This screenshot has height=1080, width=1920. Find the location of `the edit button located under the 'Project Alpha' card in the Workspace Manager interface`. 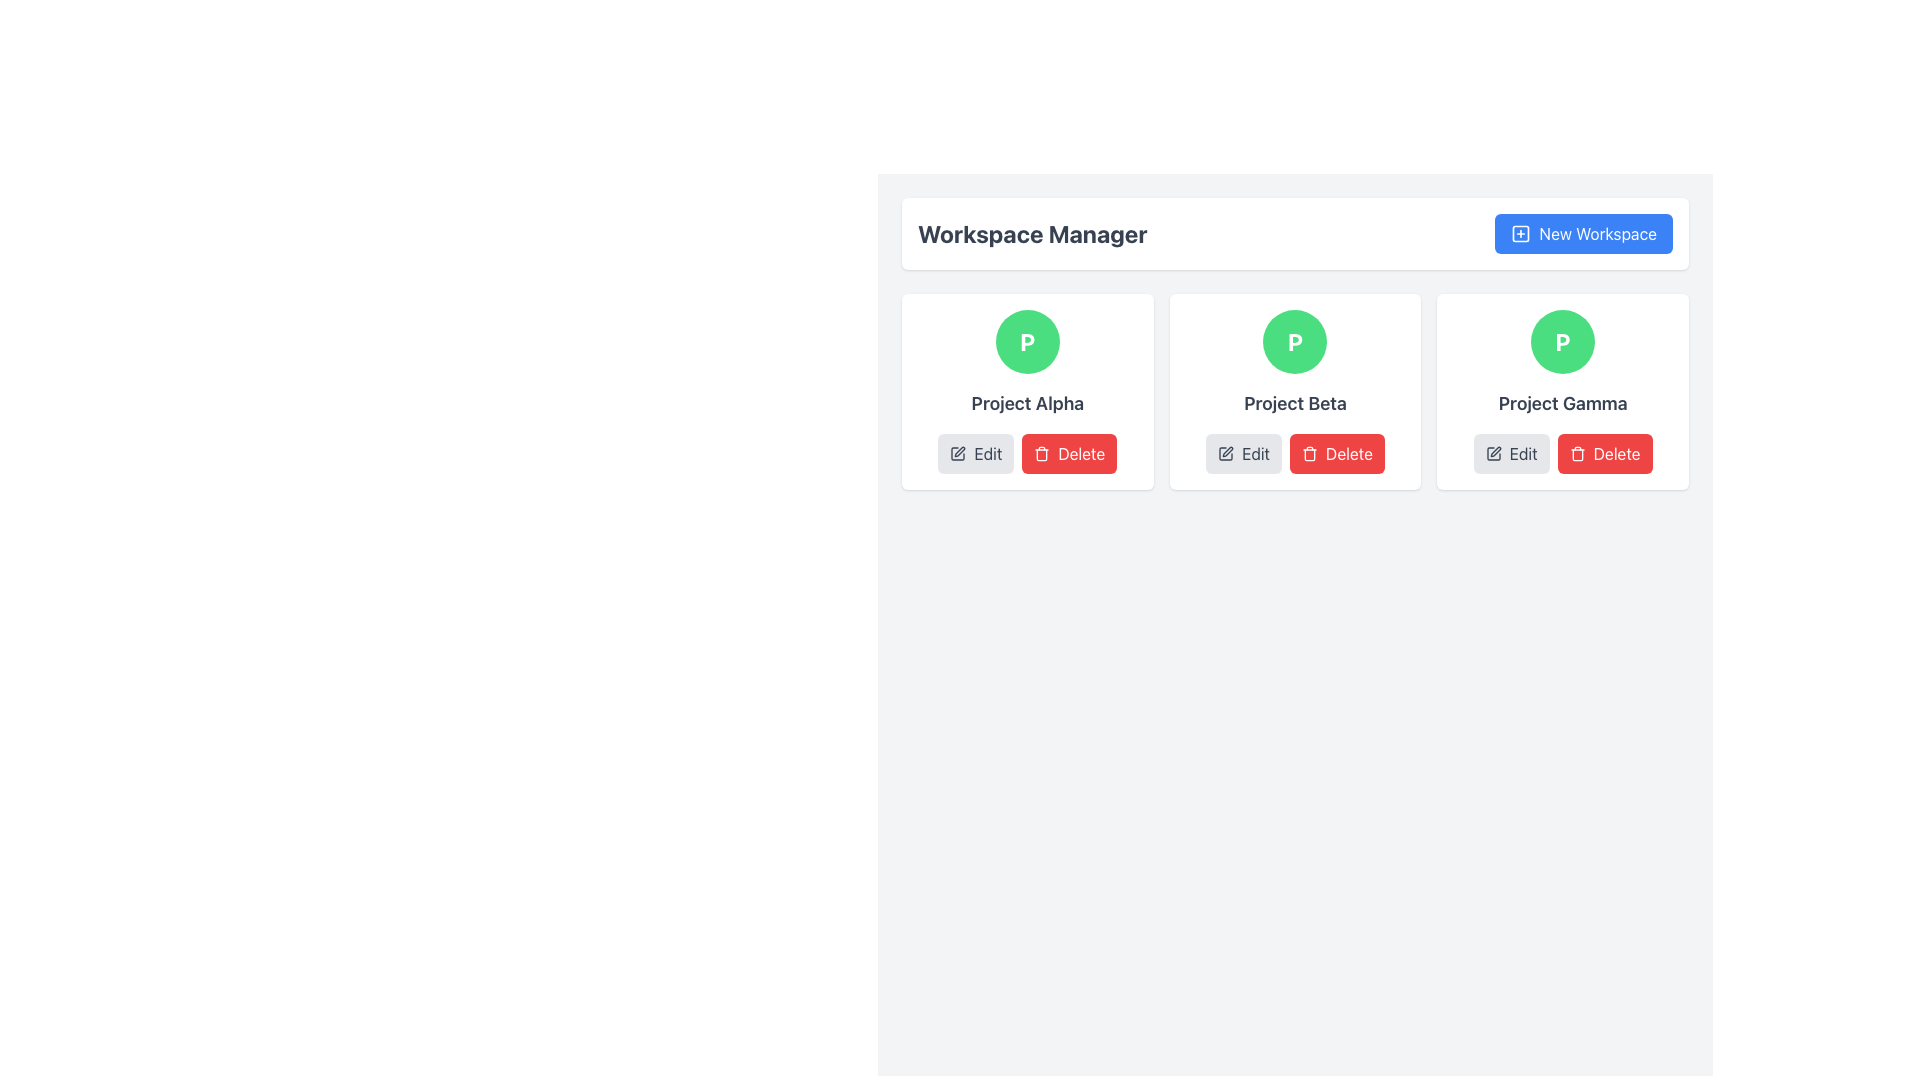

the edit button located under the 'Project Alpha' card in the Workspace Manager interface is located at coordinates (976, 454).